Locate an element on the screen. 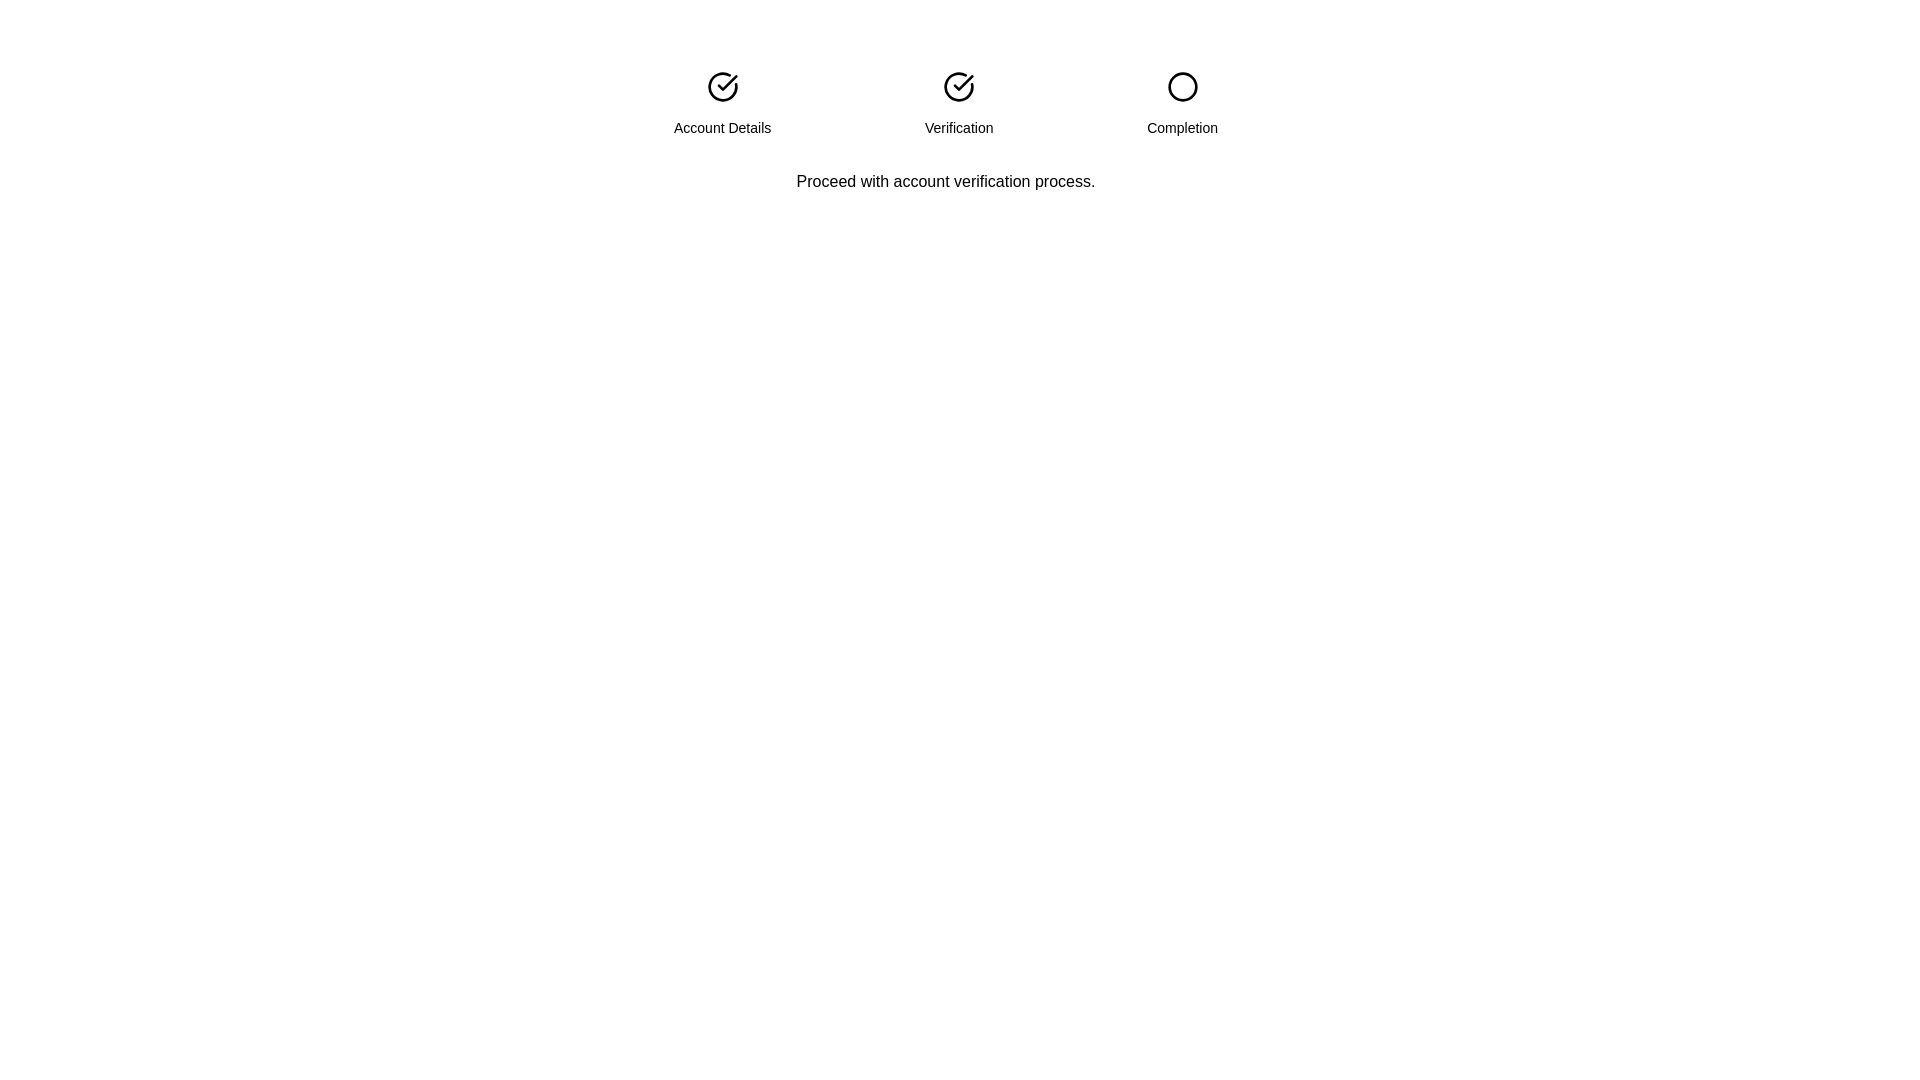  the 'Account Details' text label is located at coordinates (721, 104).